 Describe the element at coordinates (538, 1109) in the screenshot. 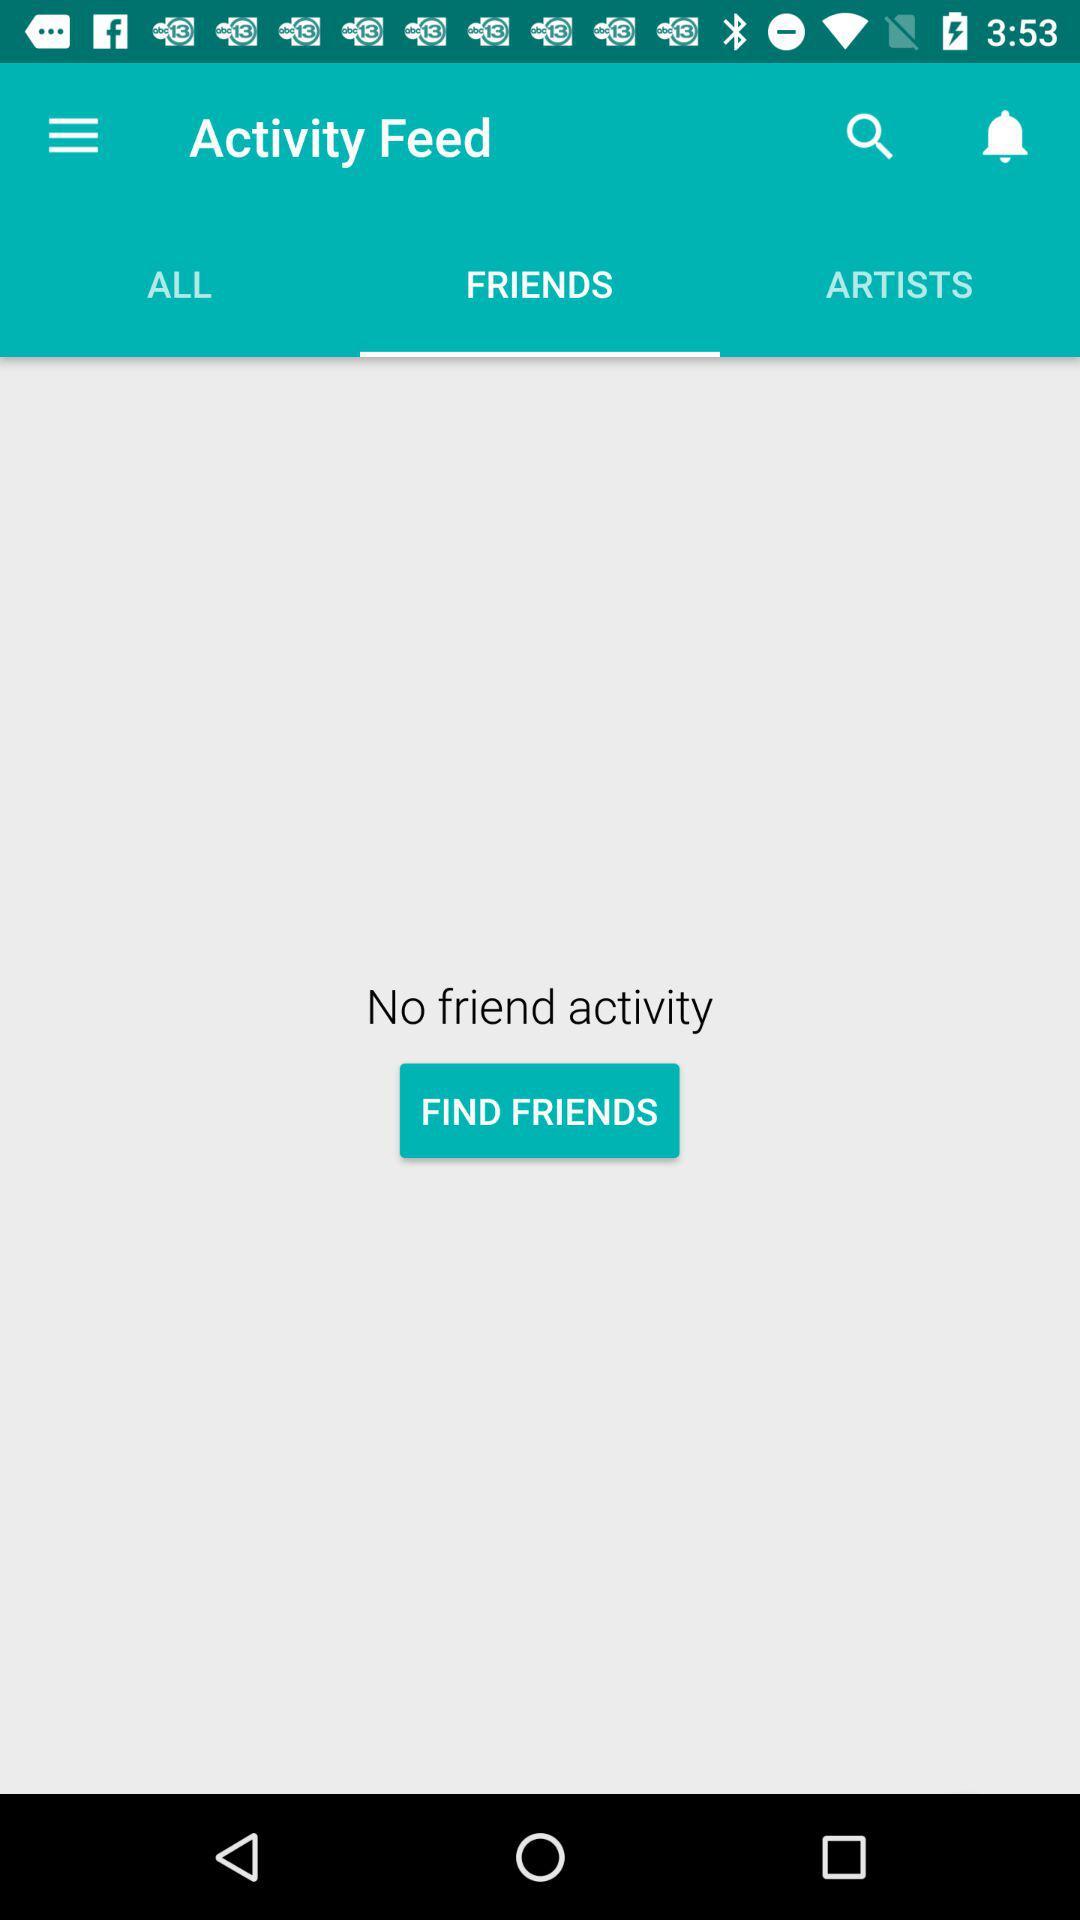

I see `find friends` at that location.